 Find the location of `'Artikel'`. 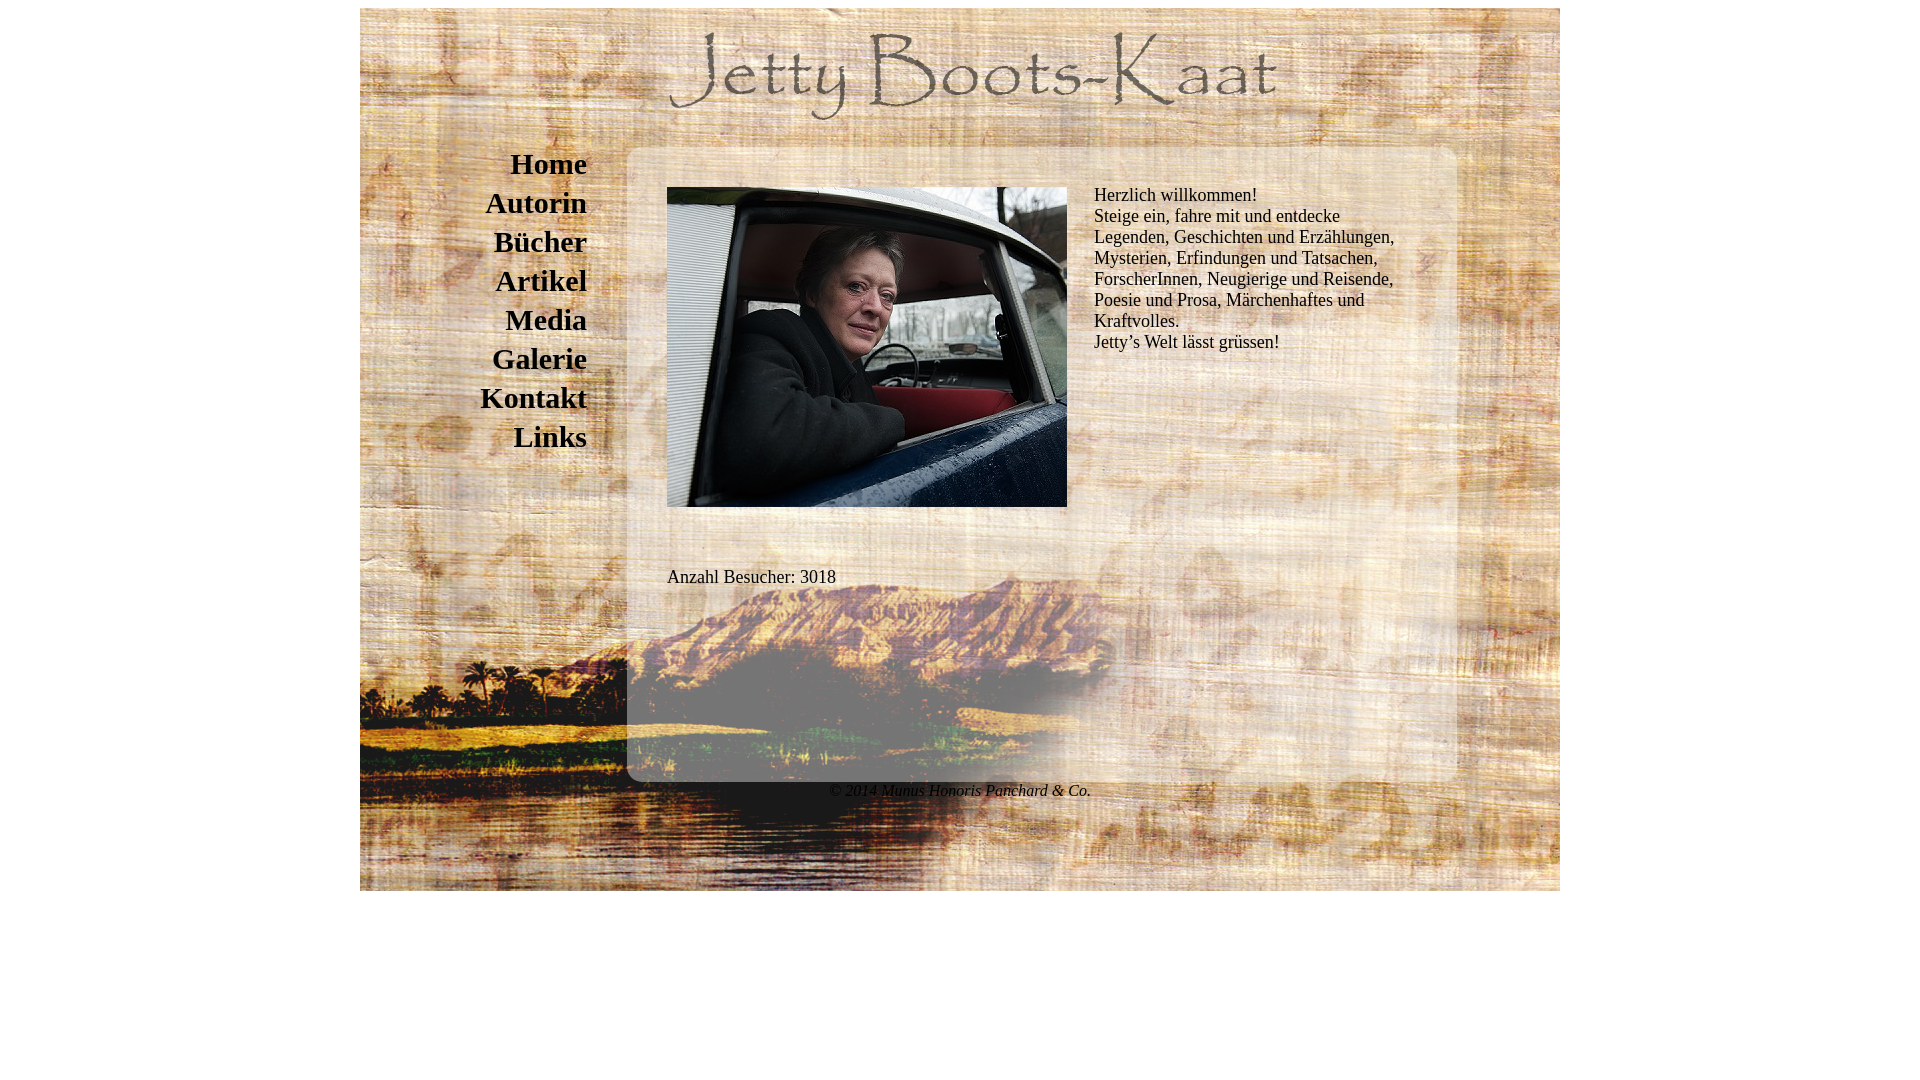

'Artikel' is located at coordinates (494, 280).